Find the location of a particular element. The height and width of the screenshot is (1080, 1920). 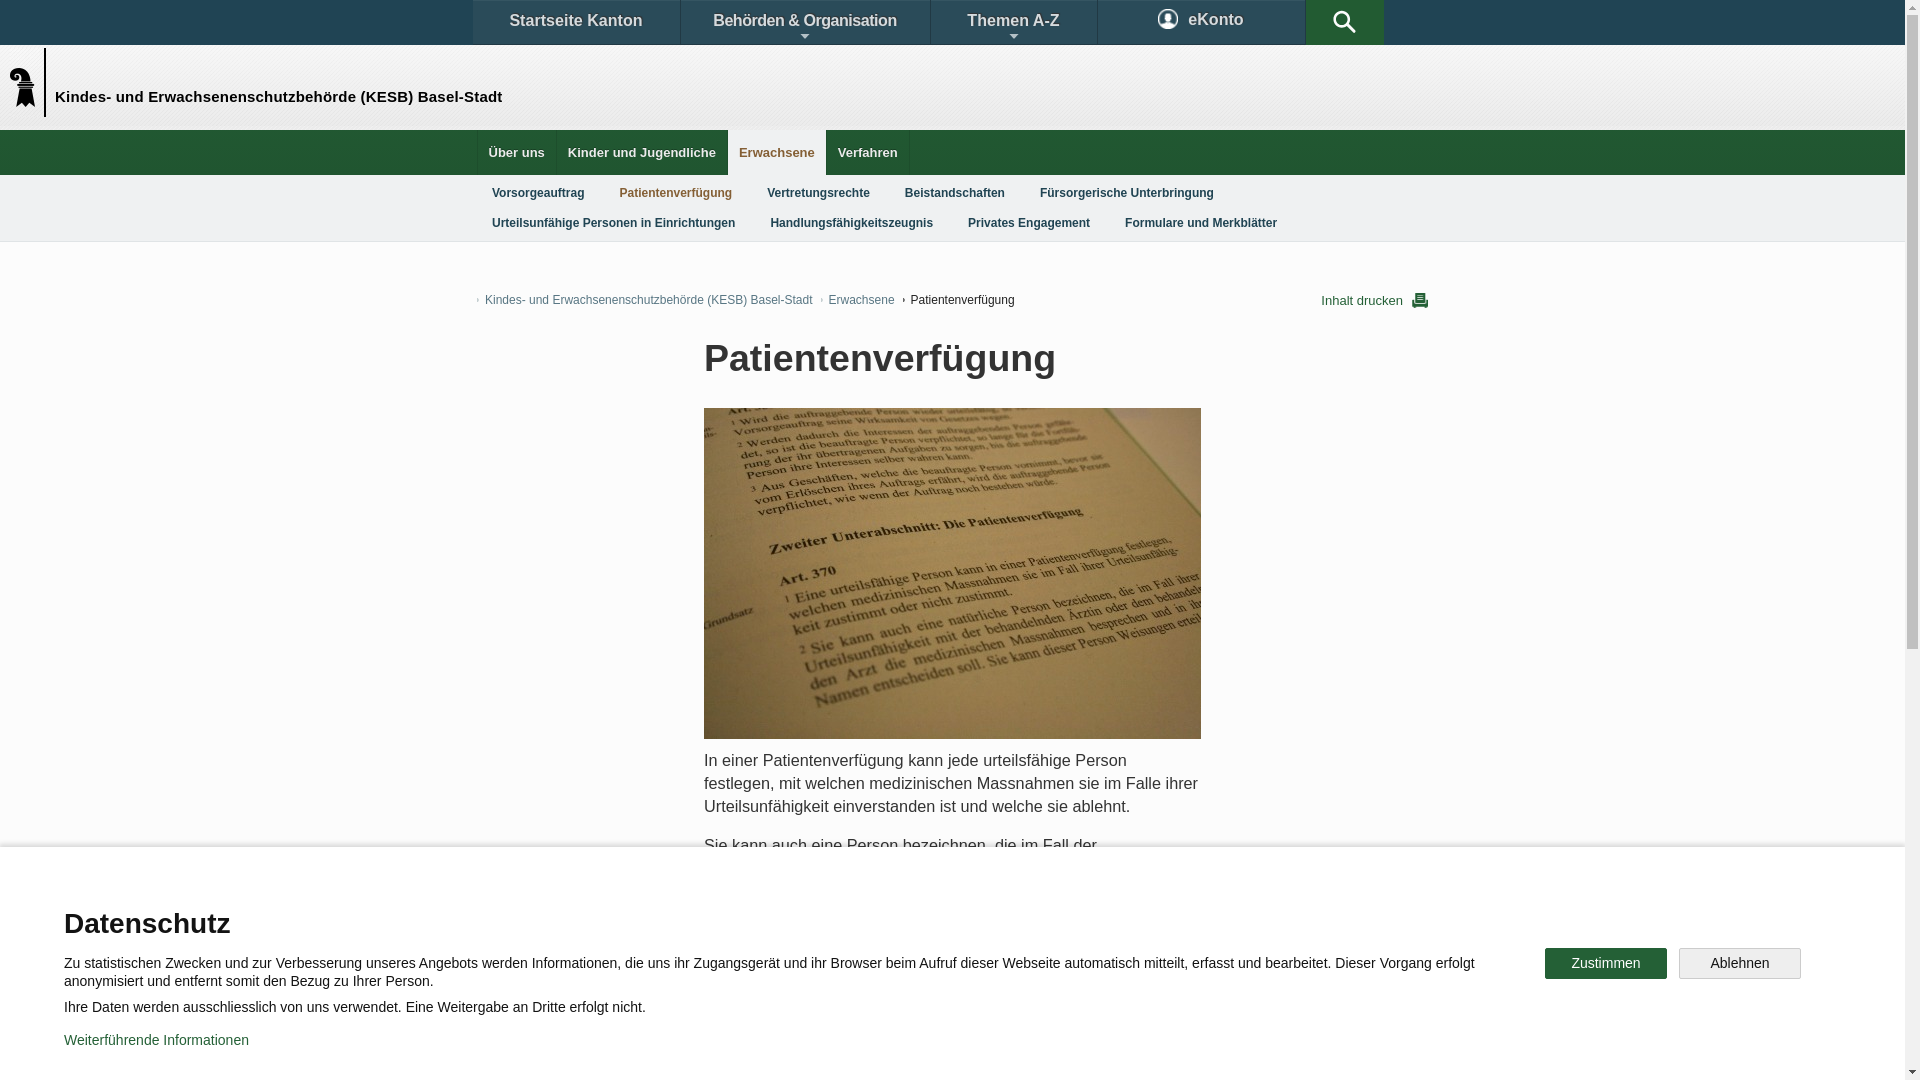

'Zustimmen' is located at coordinates (1544, 962).